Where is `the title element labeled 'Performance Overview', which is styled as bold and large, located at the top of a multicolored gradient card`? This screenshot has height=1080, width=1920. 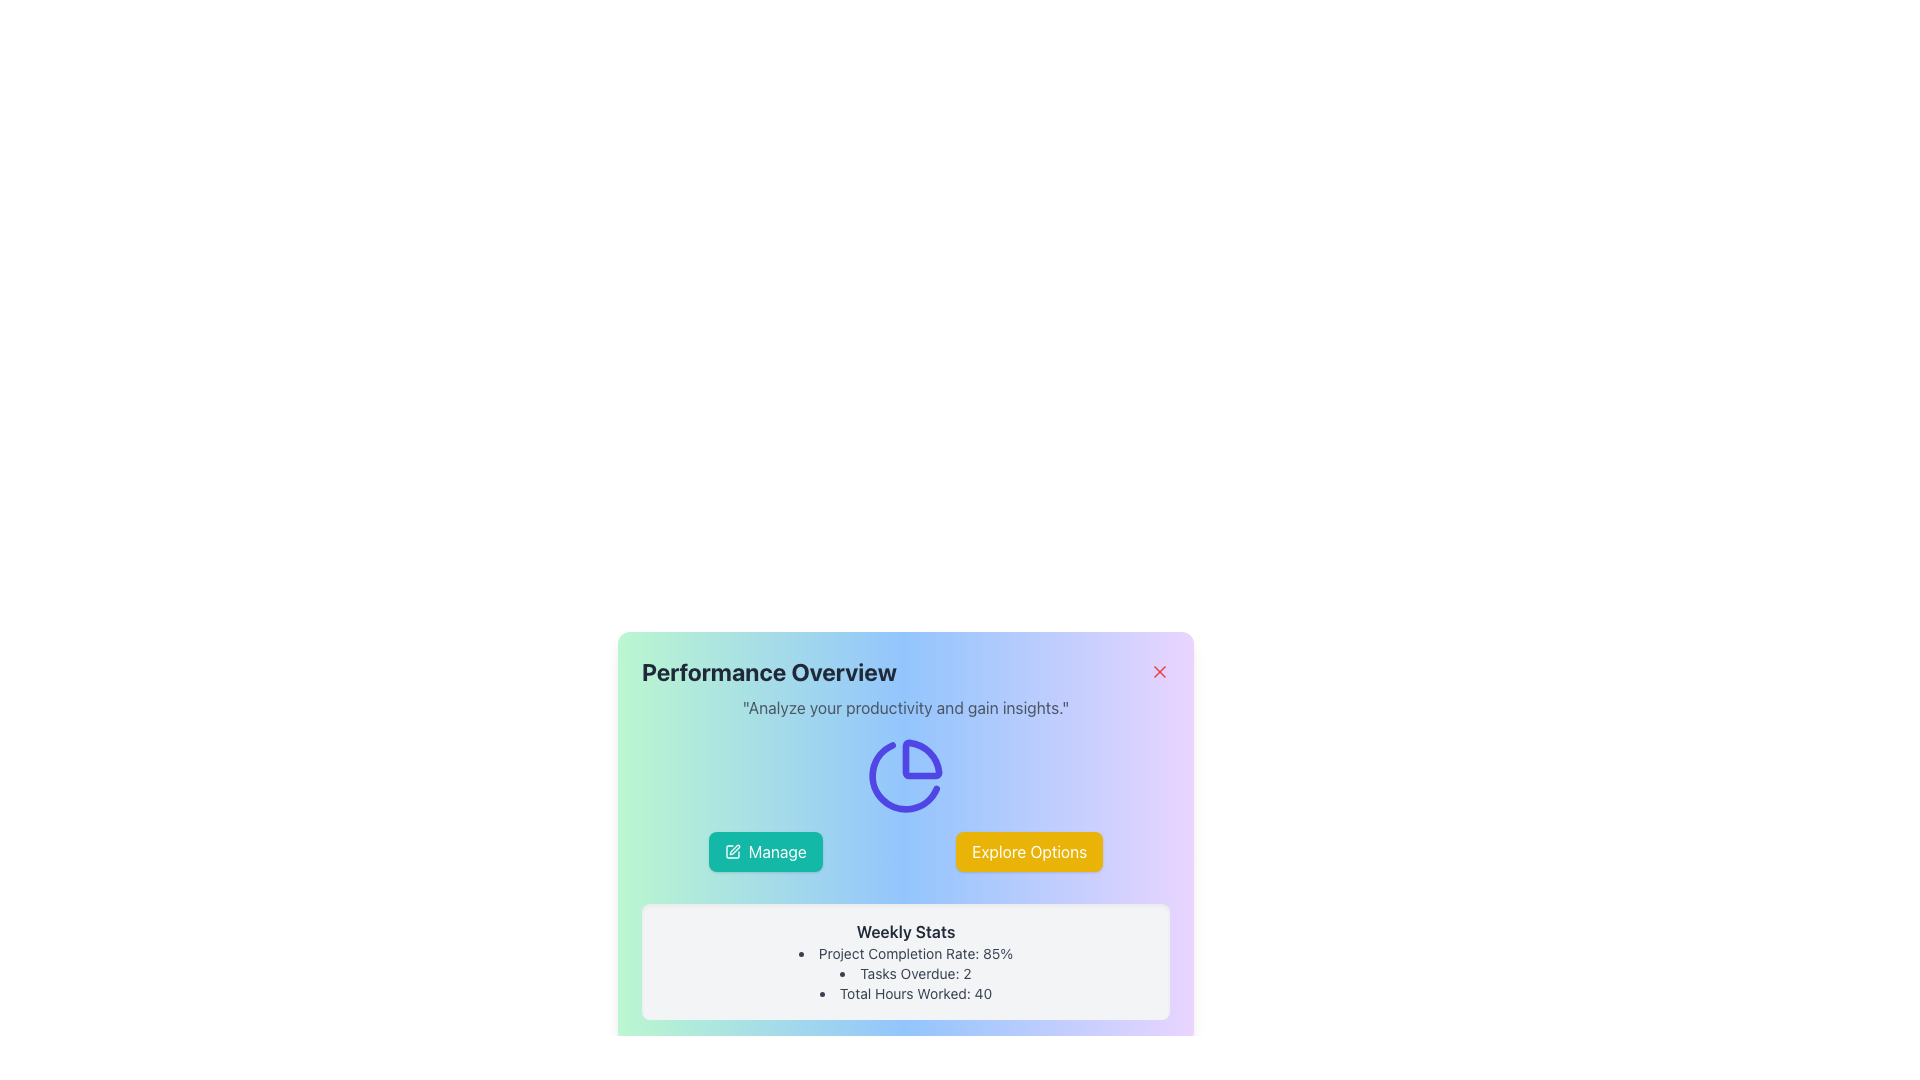 the title element labeled 'Performance Overview', which is styled as bold and large, located at the top of a multicolored gradient card is located at coordinates (905, 671).